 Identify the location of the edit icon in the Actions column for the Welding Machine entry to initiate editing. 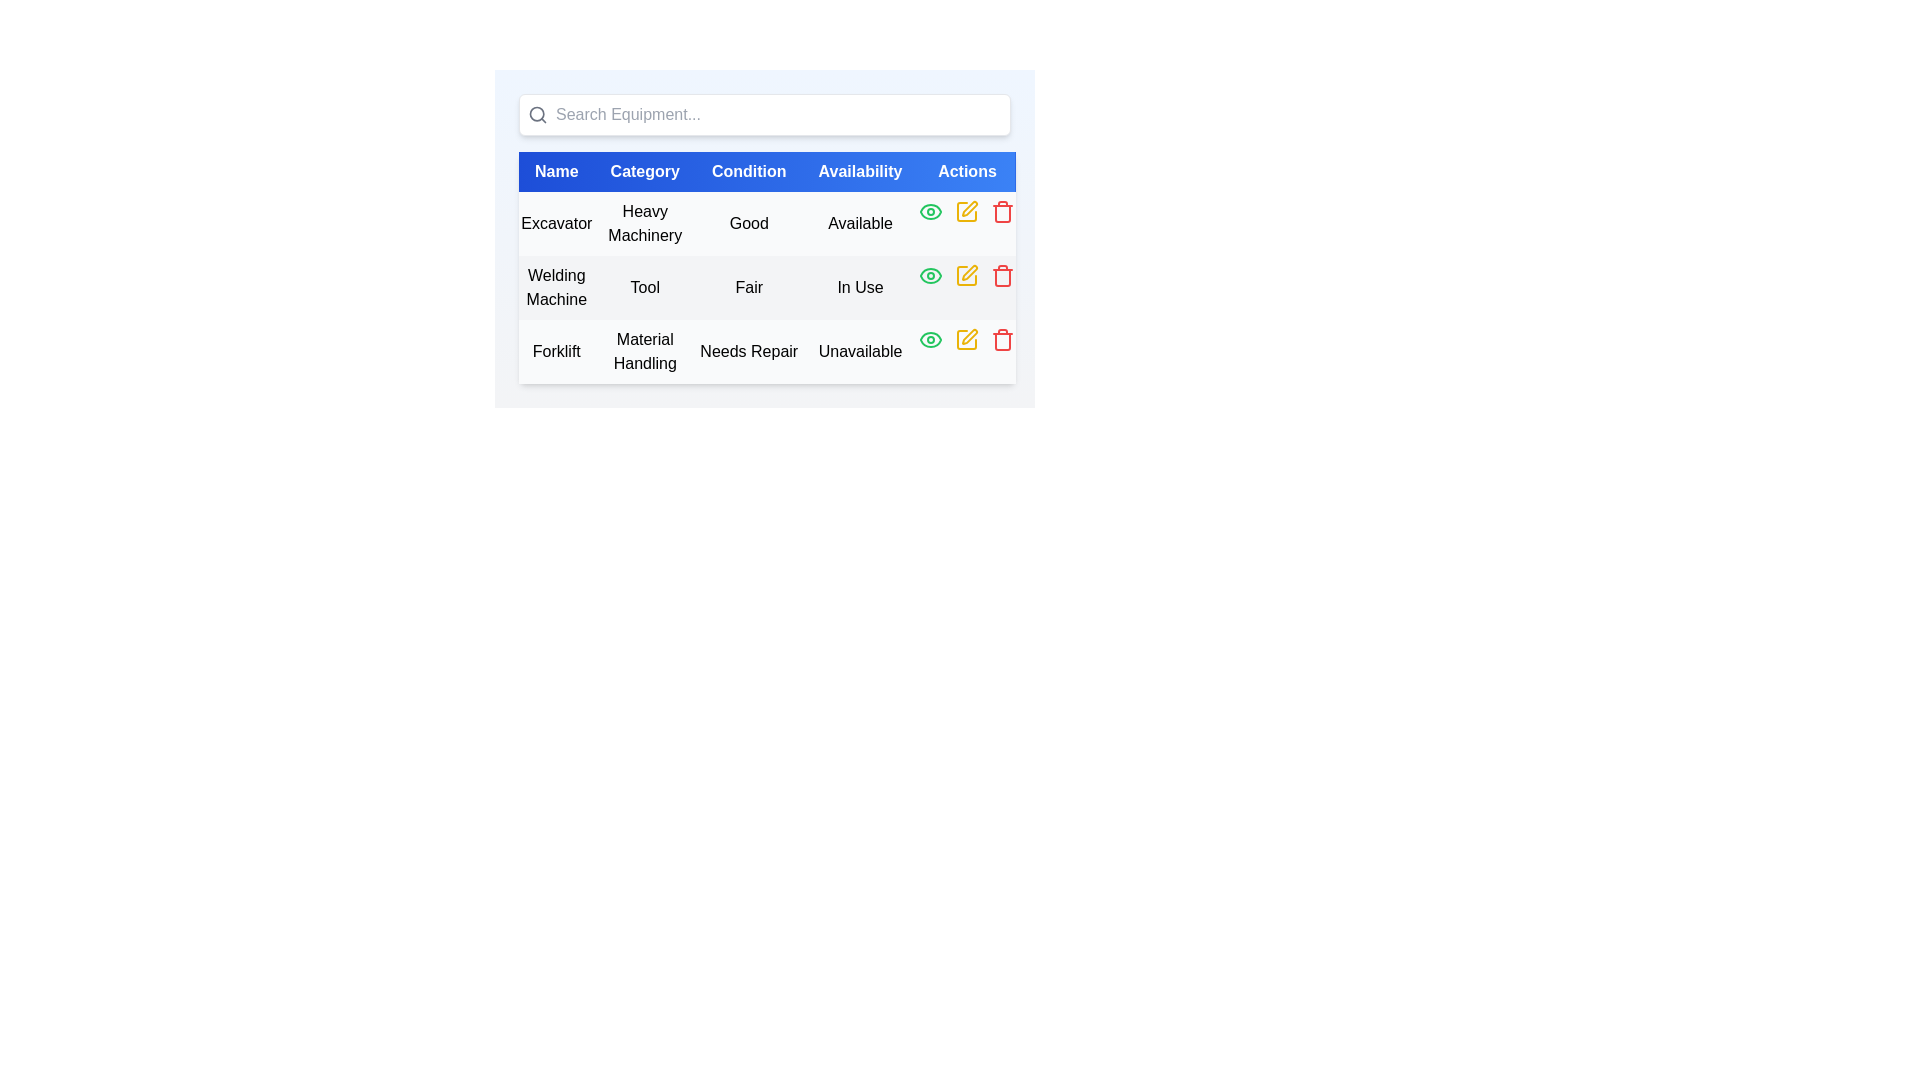
(967, 276).